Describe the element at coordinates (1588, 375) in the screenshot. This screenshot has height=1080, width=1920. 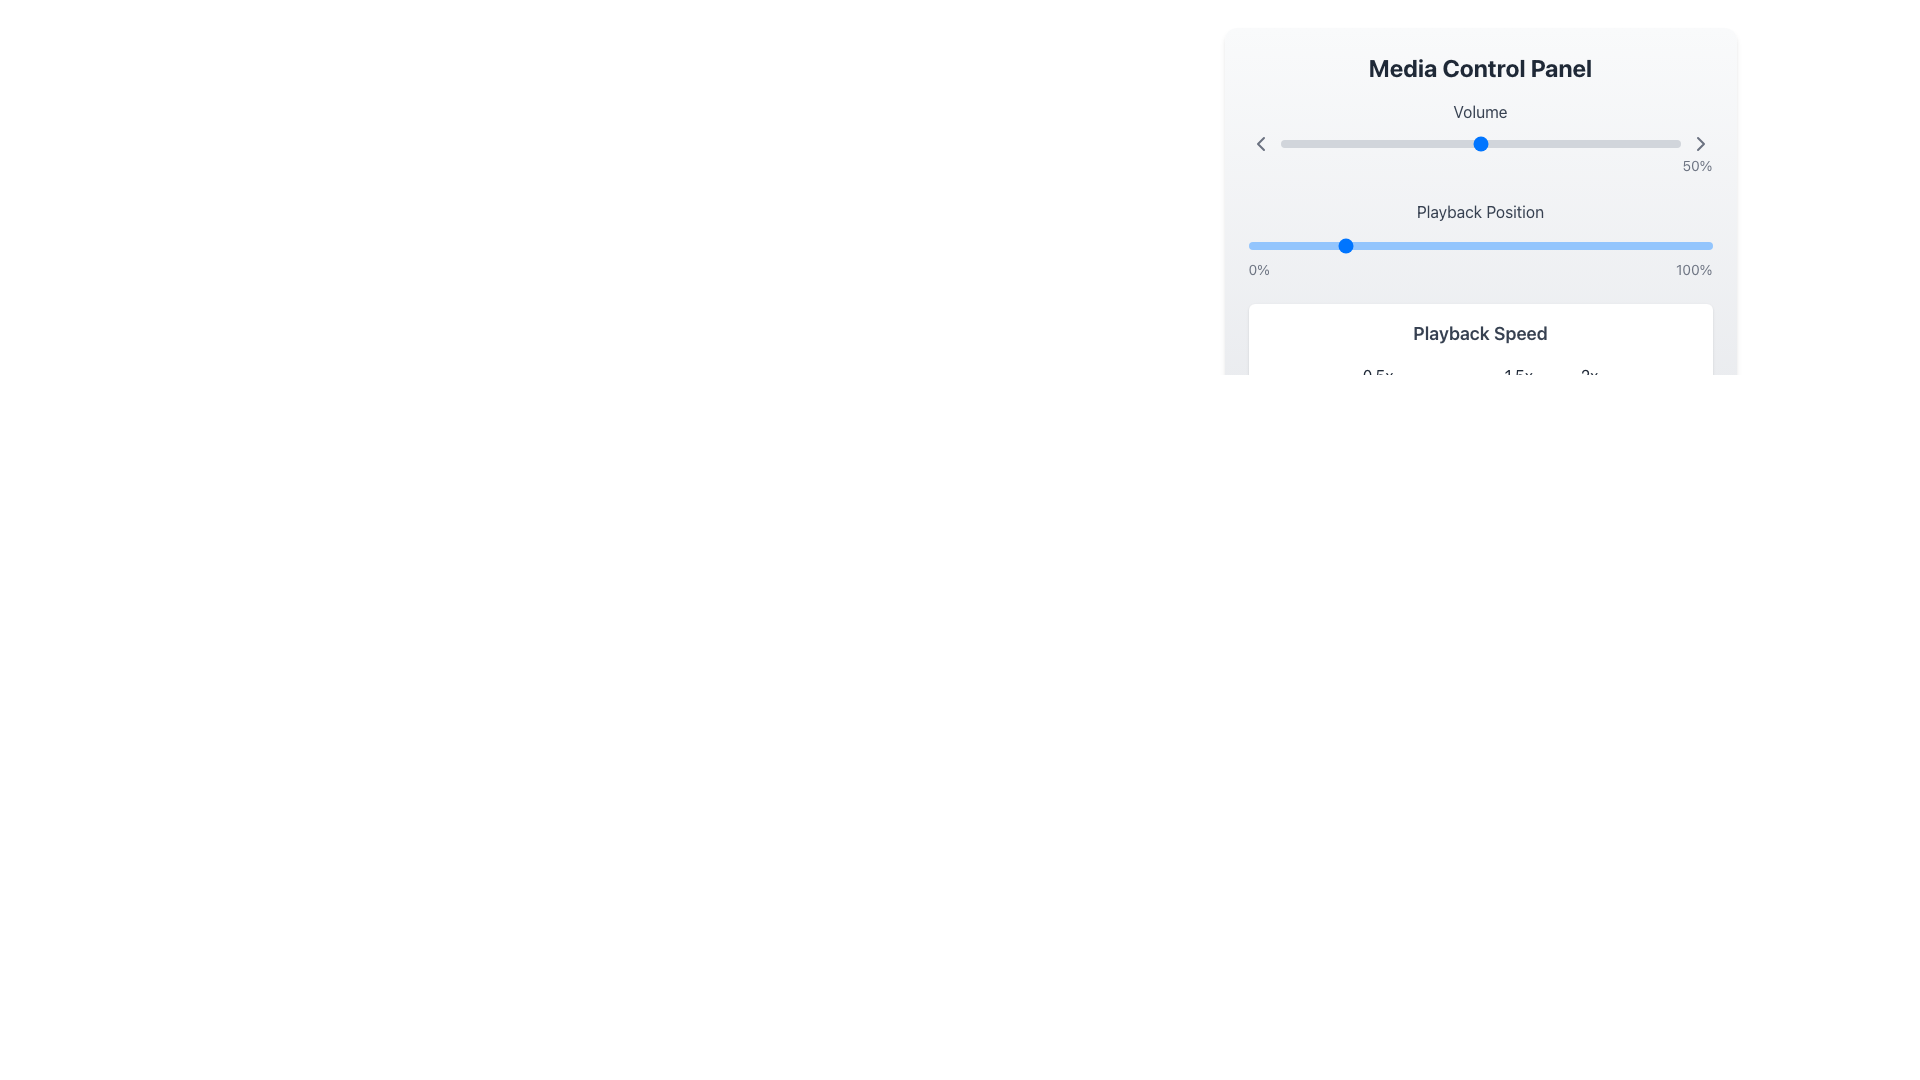
I see `the playback speed button that sets the speed to 2x, located in the fourth position of the horizontally aligned group of buttons in the 'Playback Speed' section of the media control panel` at that location.